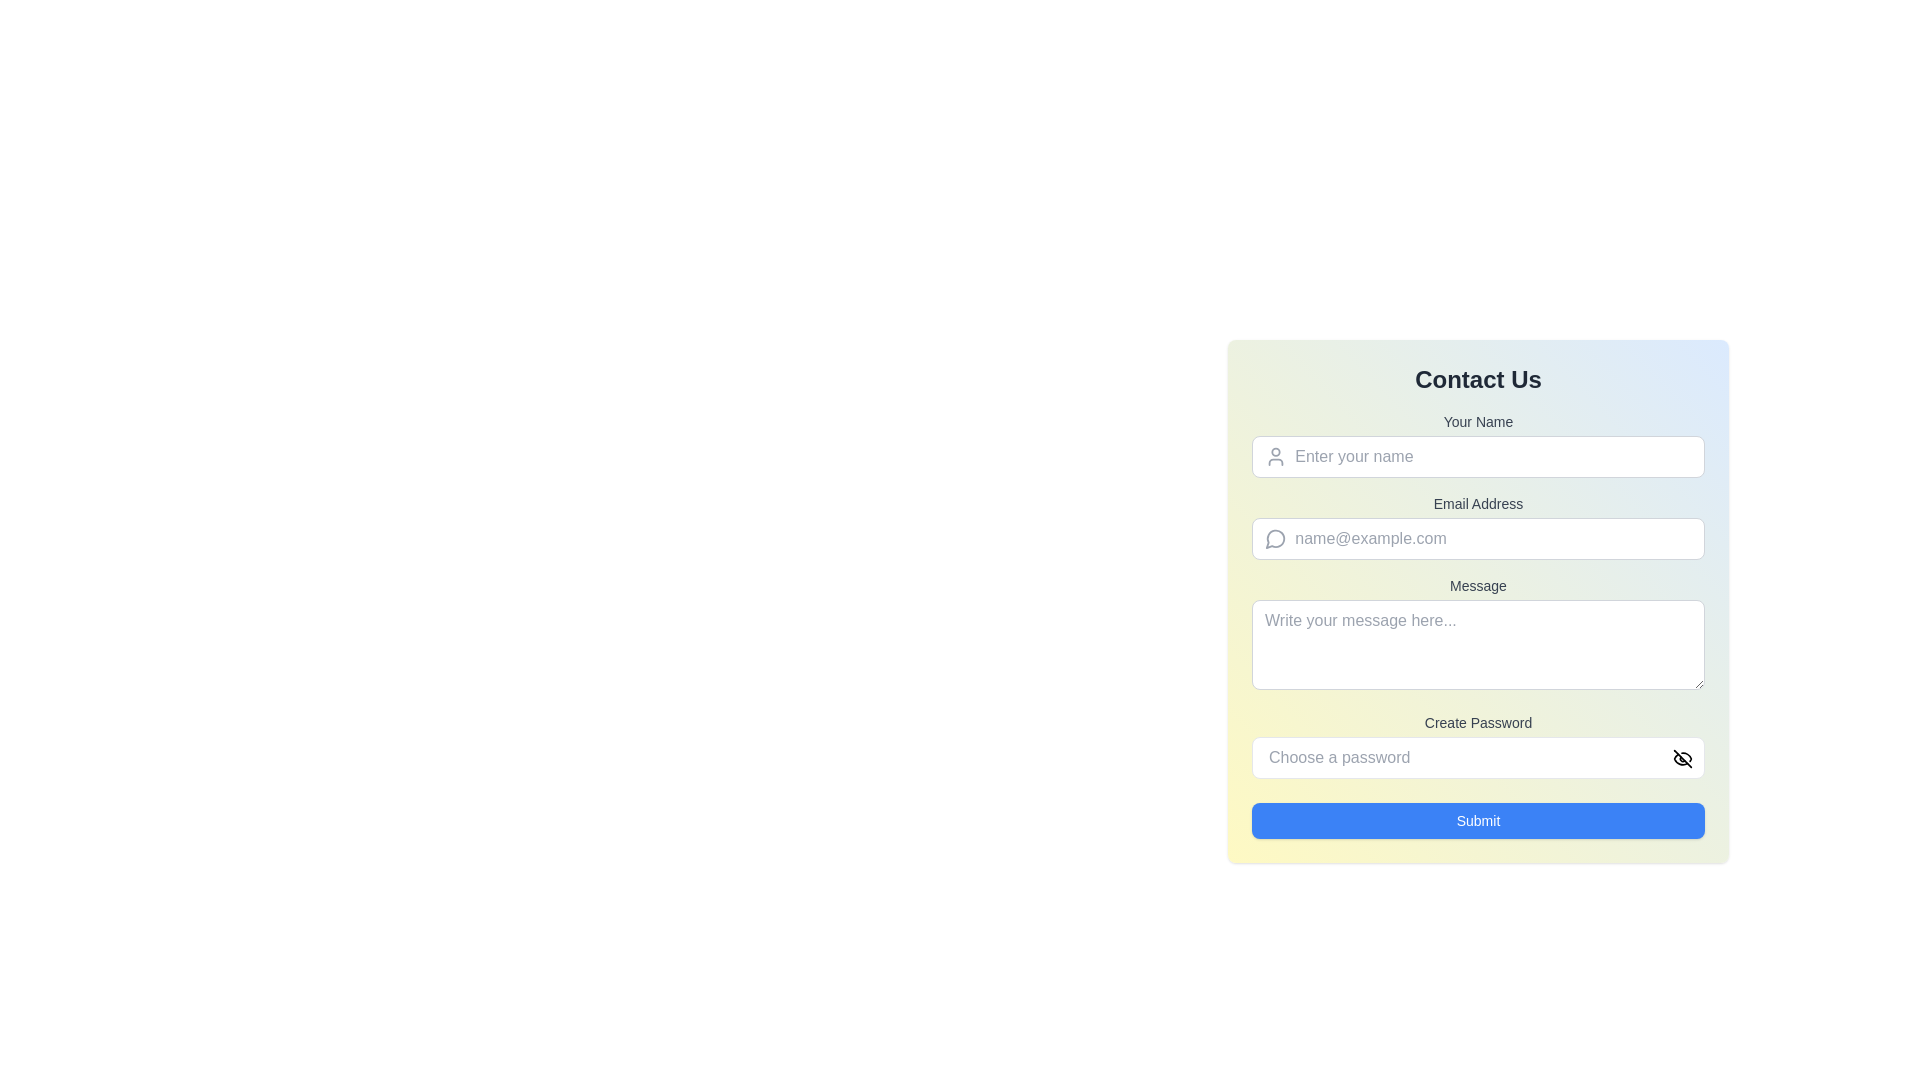  Describe the element at coordinates (1478, 503) in the screenshot. I see `the text label indicating the email address input field, which is located above the associated input field within the form` at that location.